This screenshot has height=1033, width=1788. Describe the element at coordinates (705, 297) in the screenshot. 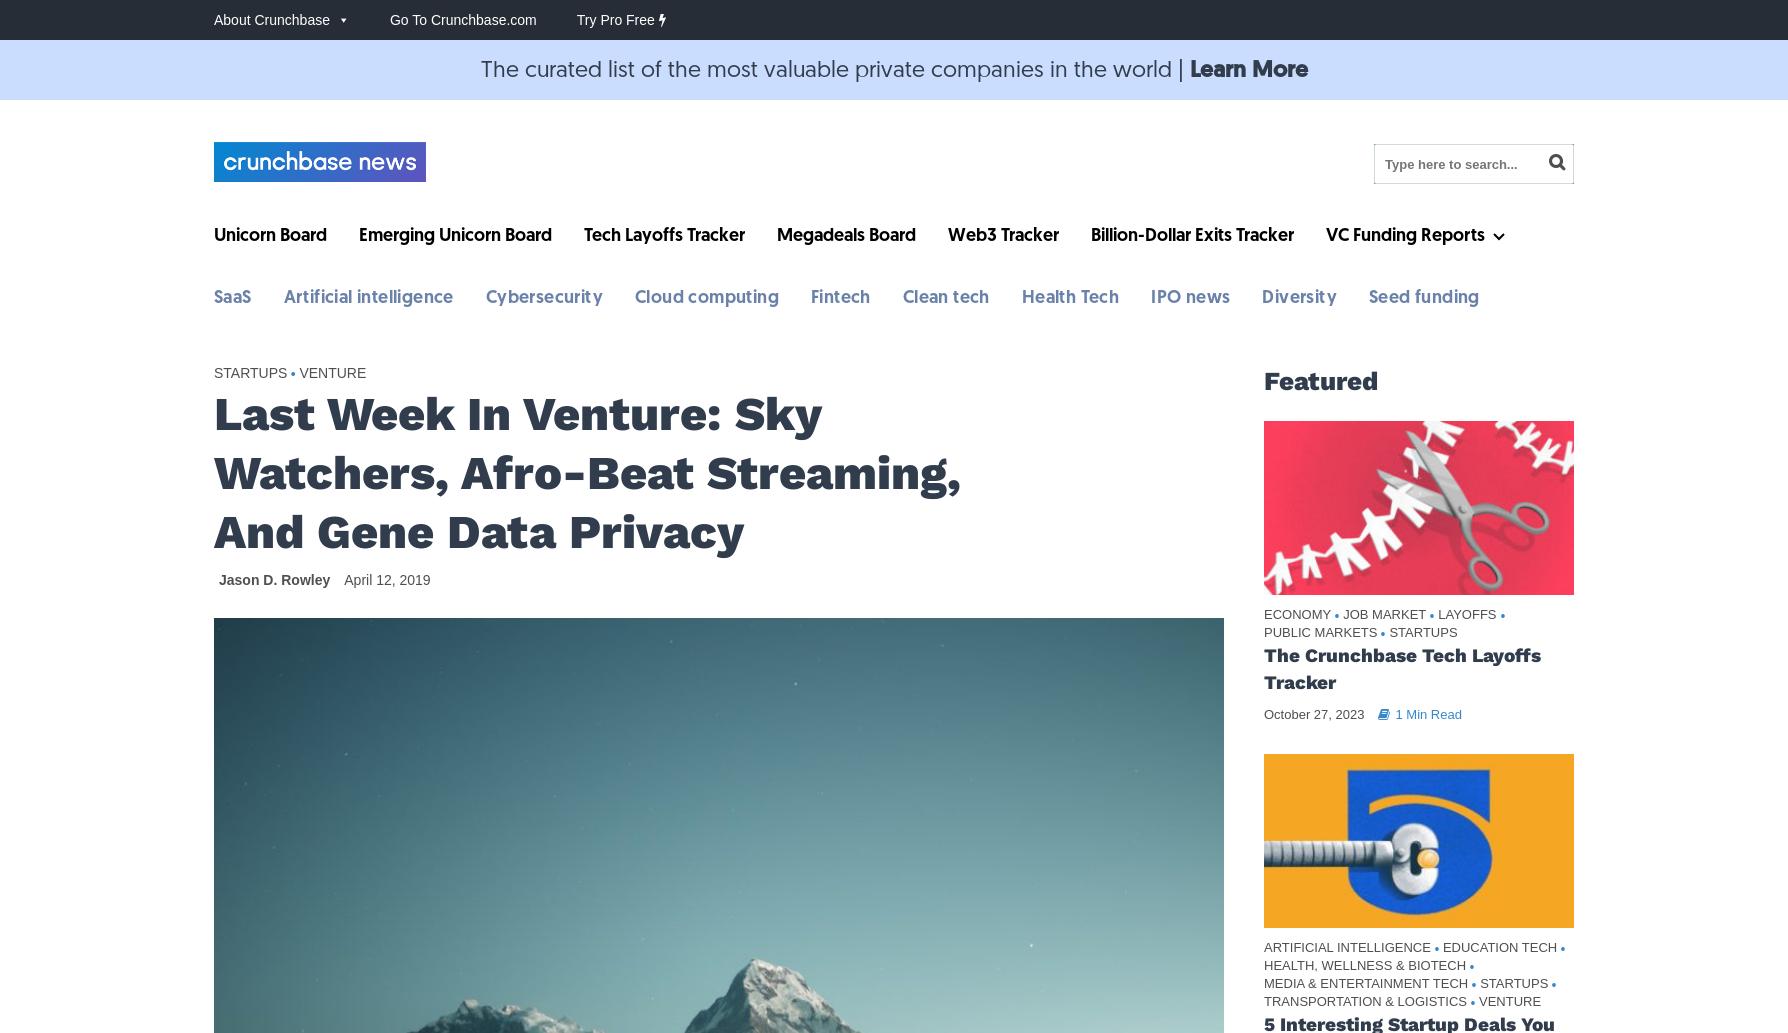

I see `'Cloud computing'` at that location.